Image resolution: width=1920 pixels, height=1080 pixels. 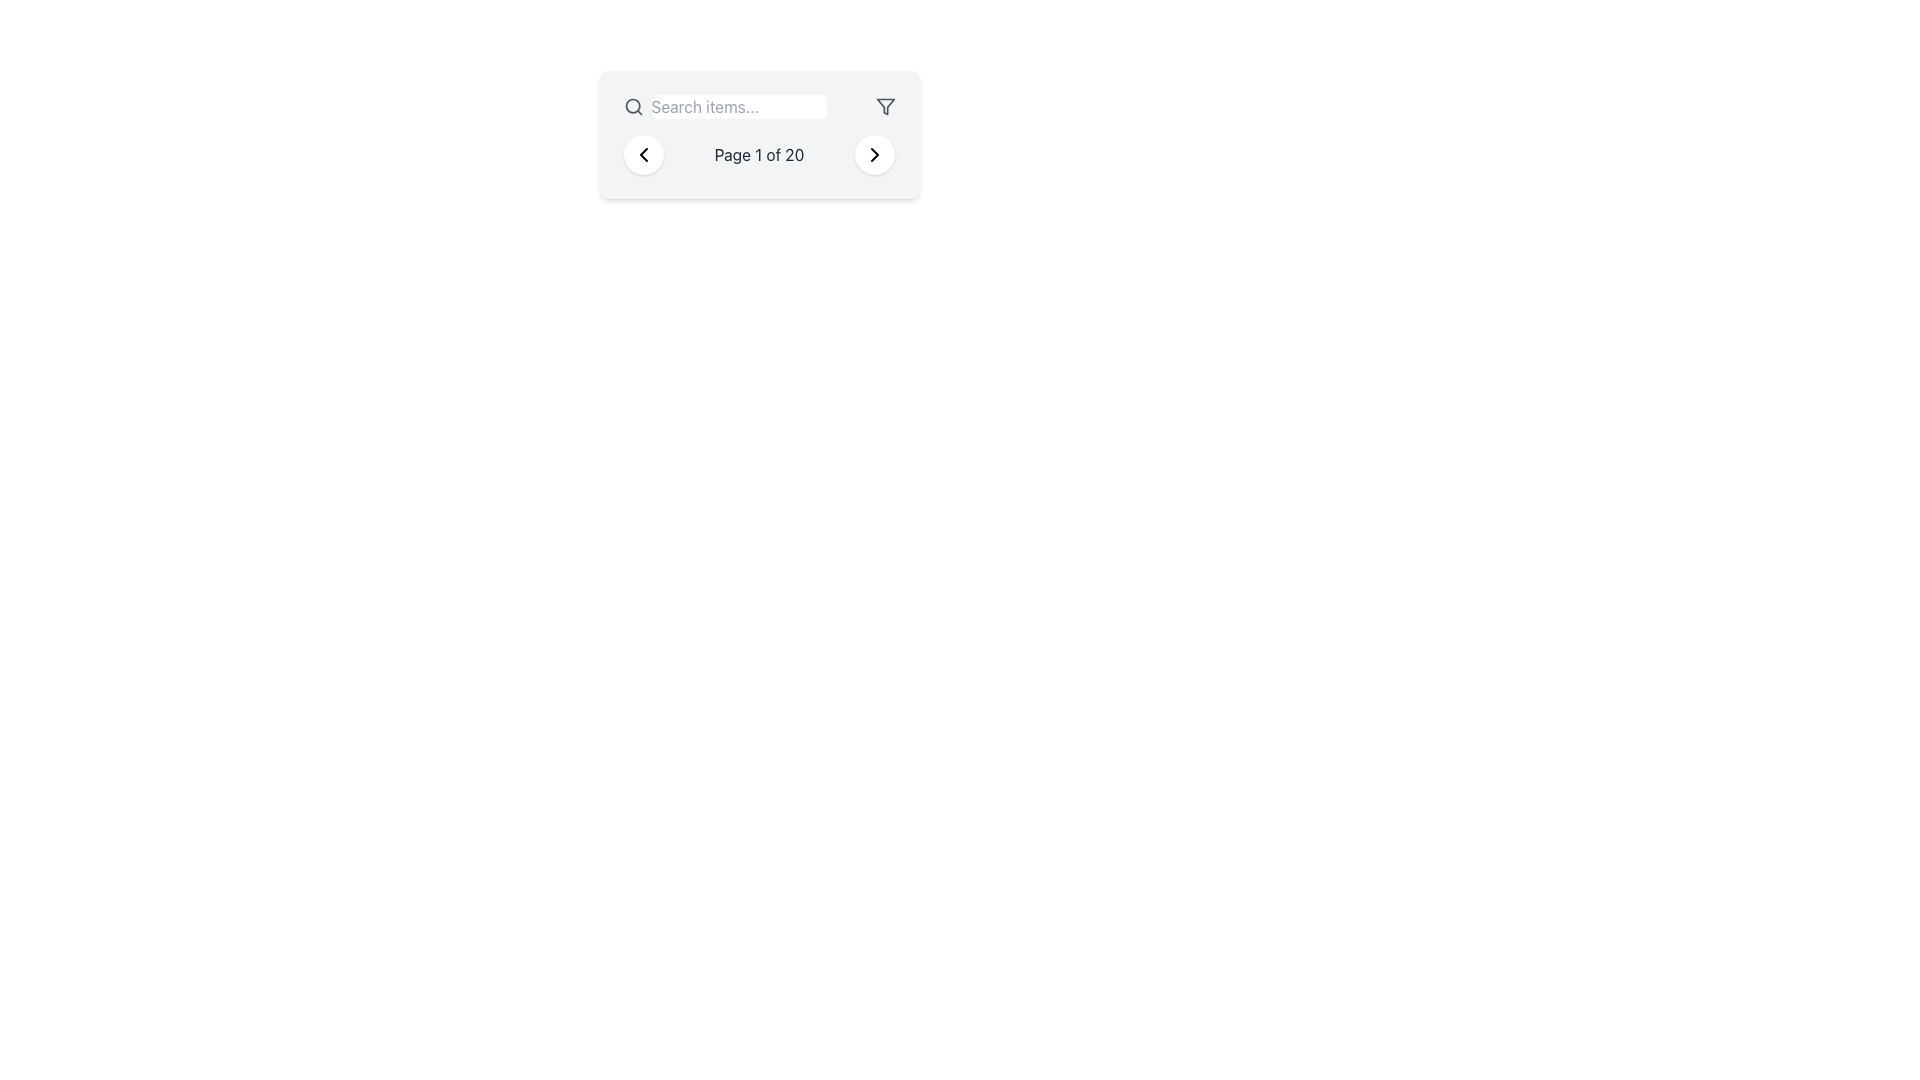 What do you see at coordinates (758, 153) in the screenshot?
I see `the pagination label displaying 'Page 1 of 20', which is centered between navigation buttons in dark gray text` at bounding box center [758, 153].